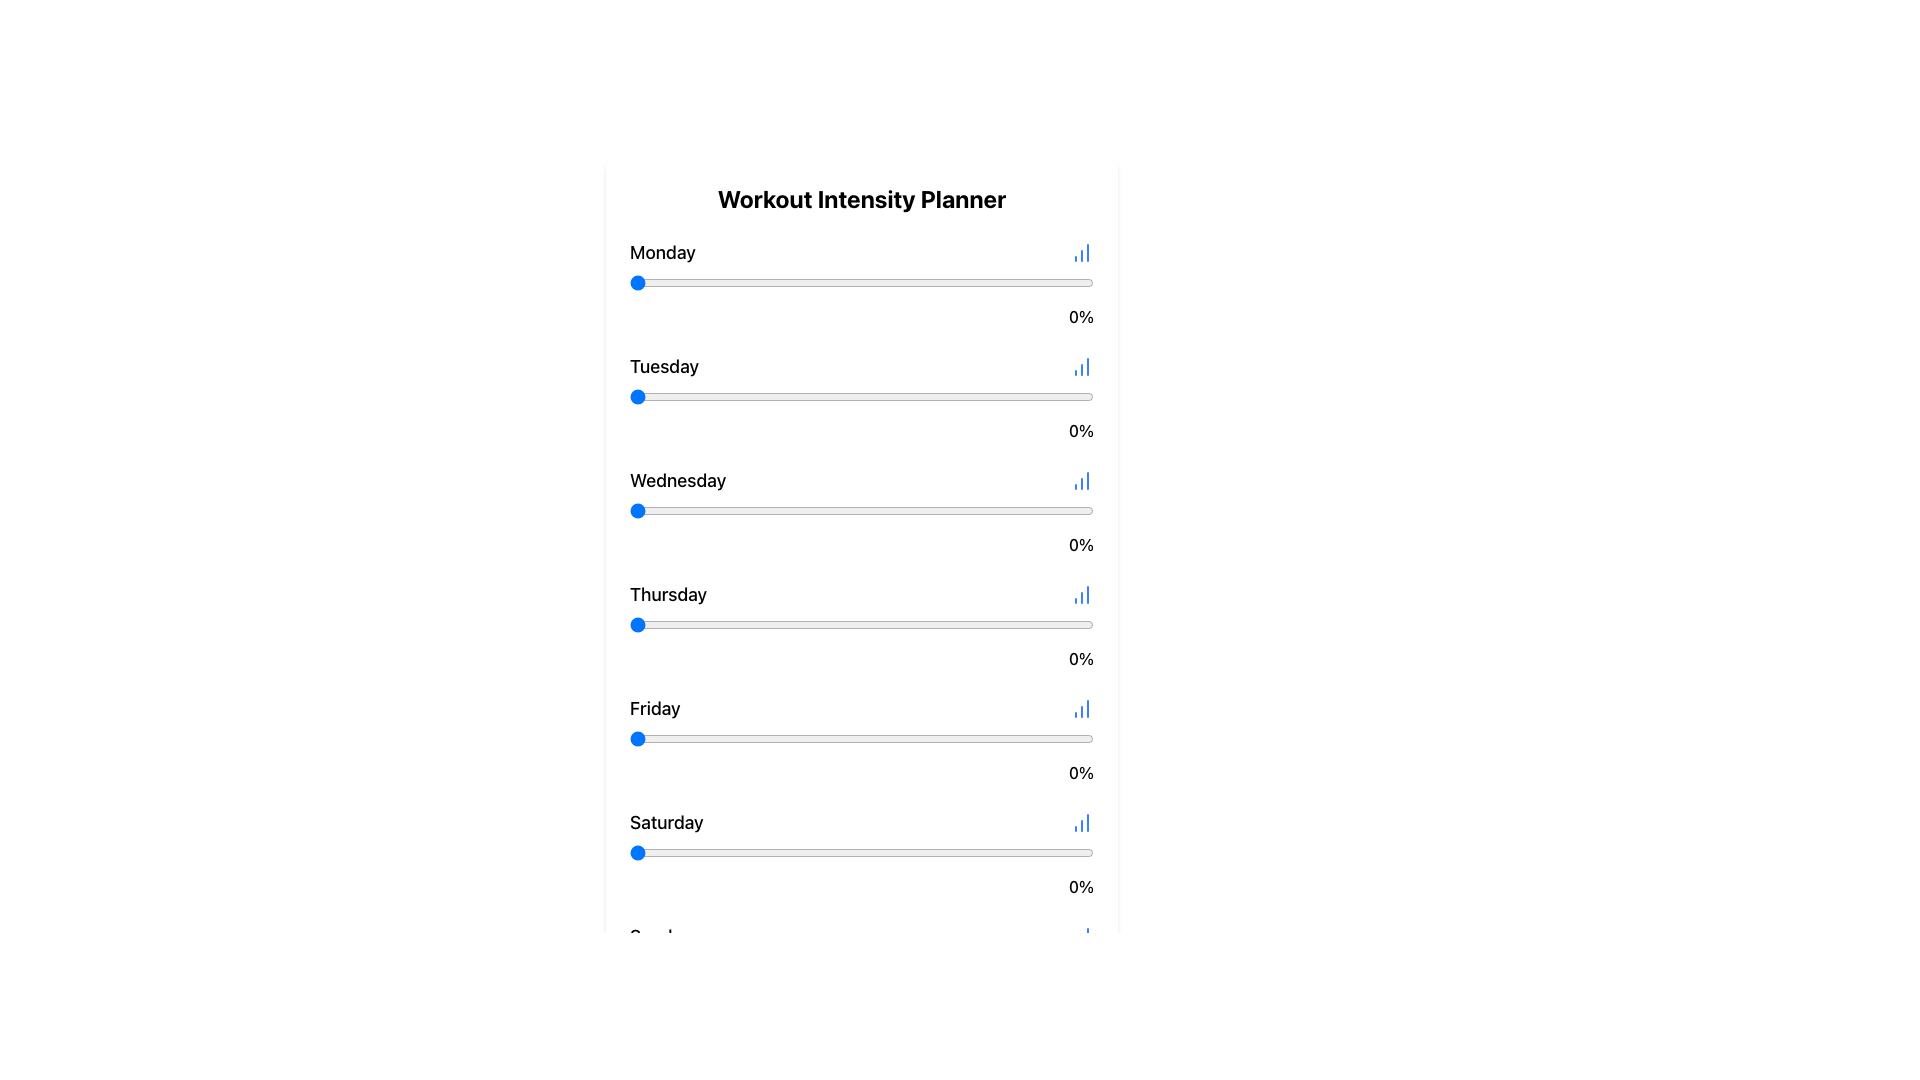  What do you see at coordinates (862, 199) in the screenshot?
I see `the text element displaying 'Workout Intensity Planner', which is prominently located at the top of the panel` at bounding box center [862, 199].